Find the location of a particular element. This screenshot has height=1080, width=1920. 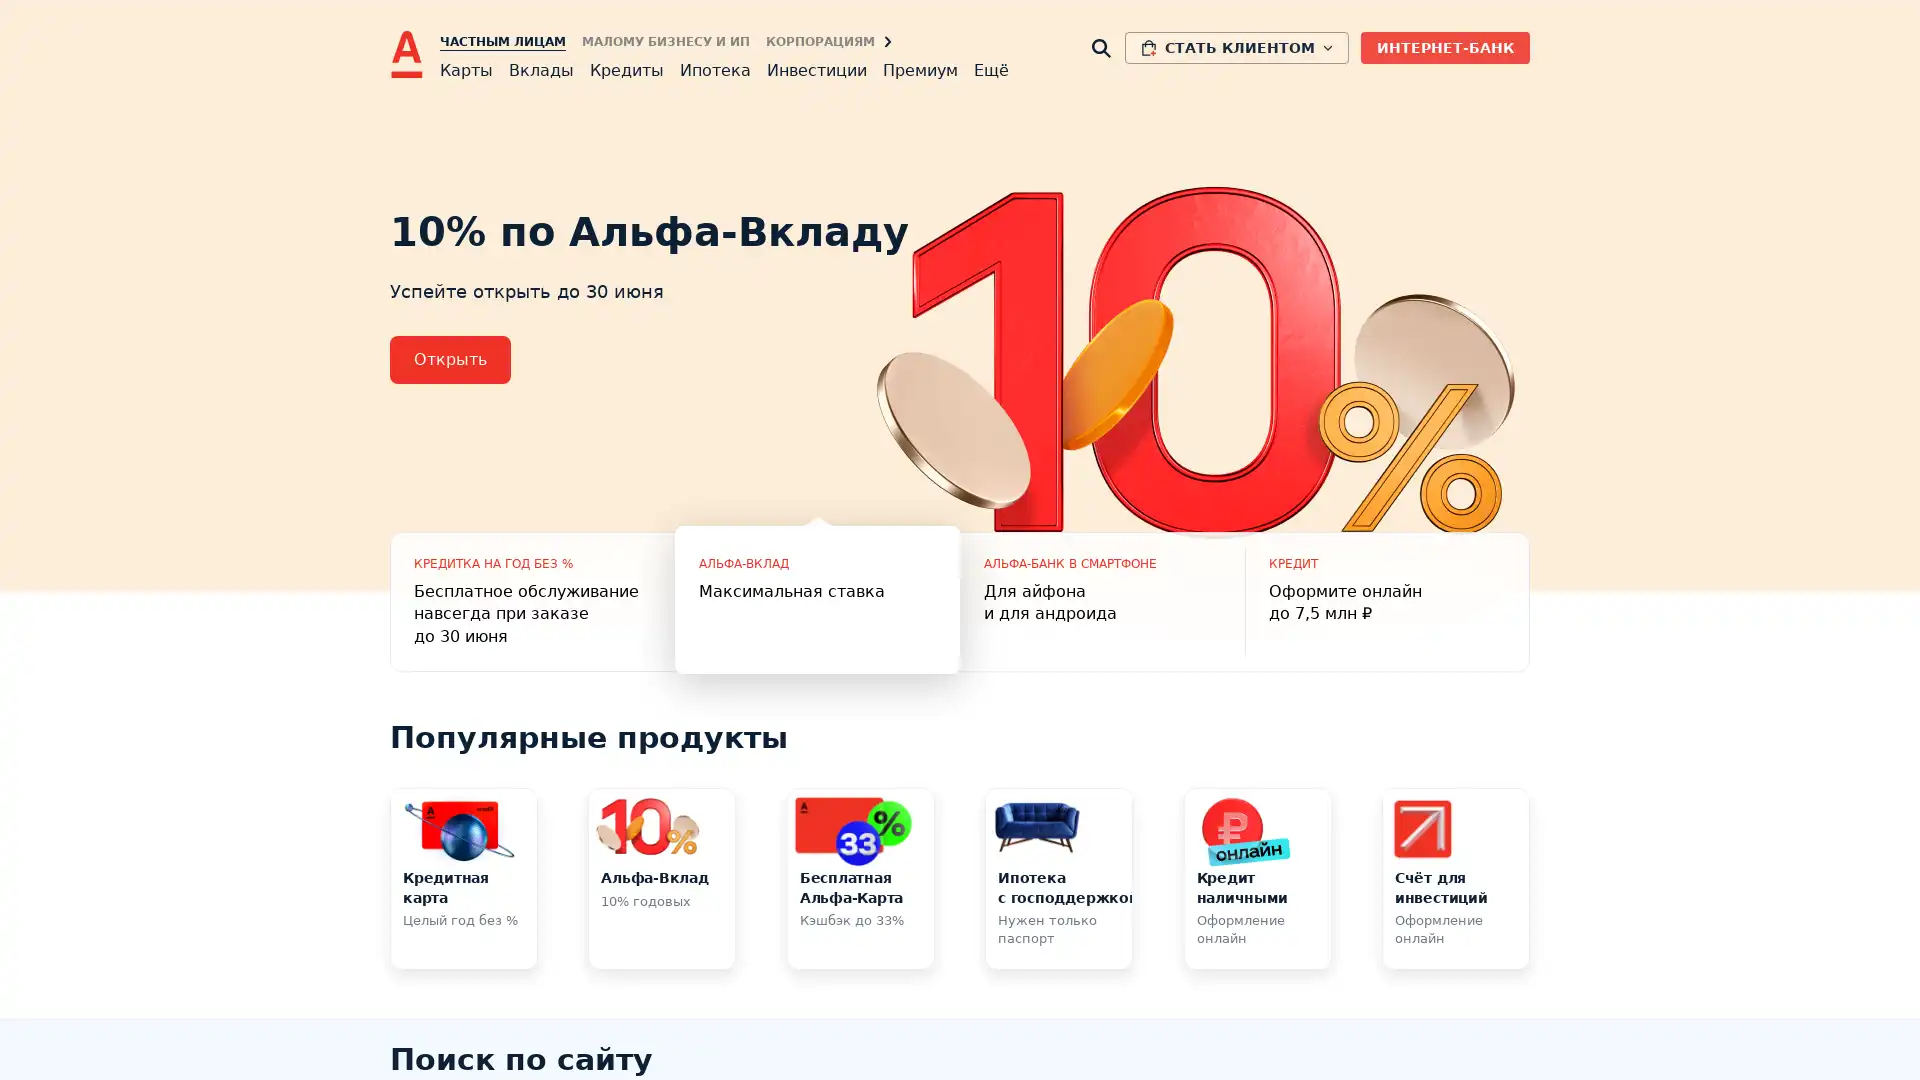

- is located at coordinates (1101, 600).